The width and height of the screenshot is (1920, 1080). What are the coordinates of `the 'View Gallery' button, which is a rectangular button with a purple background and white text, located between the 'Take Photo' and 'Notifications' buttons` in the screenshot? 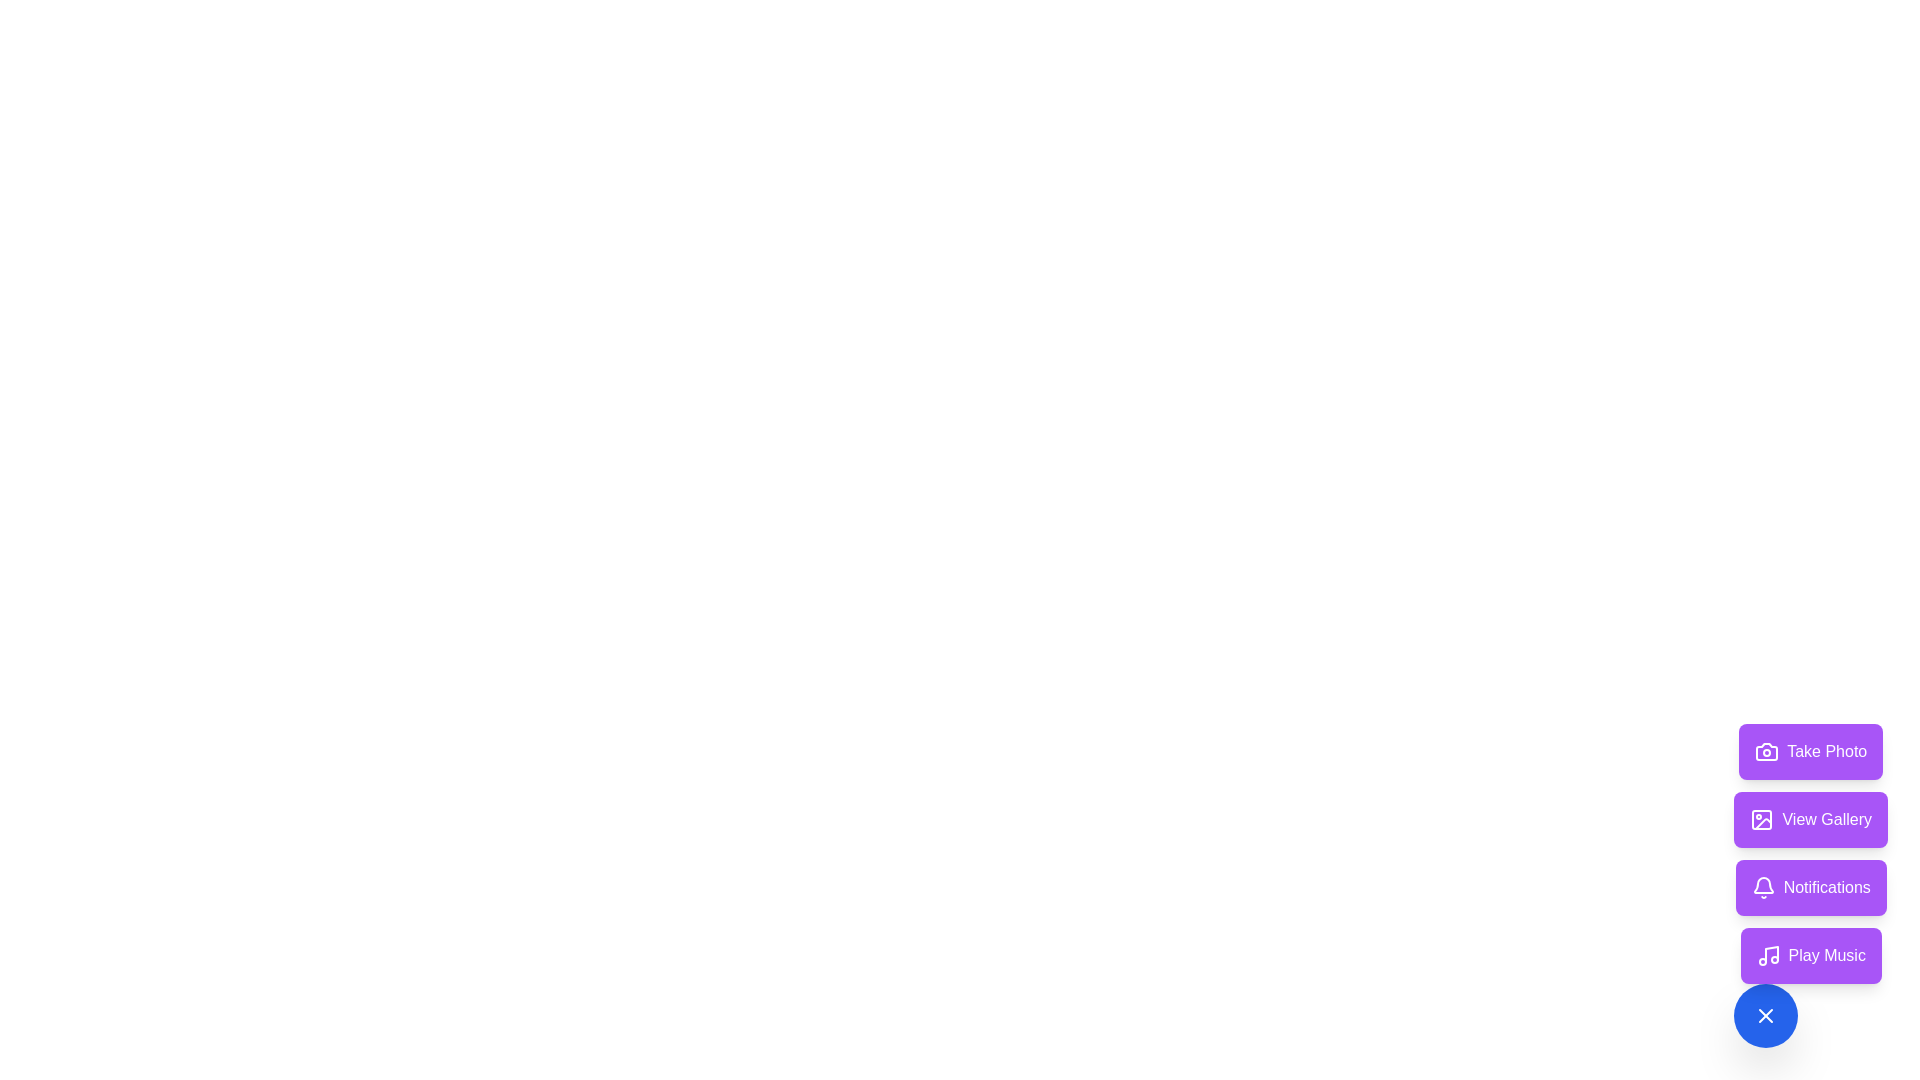 It's located at (1811, 820).